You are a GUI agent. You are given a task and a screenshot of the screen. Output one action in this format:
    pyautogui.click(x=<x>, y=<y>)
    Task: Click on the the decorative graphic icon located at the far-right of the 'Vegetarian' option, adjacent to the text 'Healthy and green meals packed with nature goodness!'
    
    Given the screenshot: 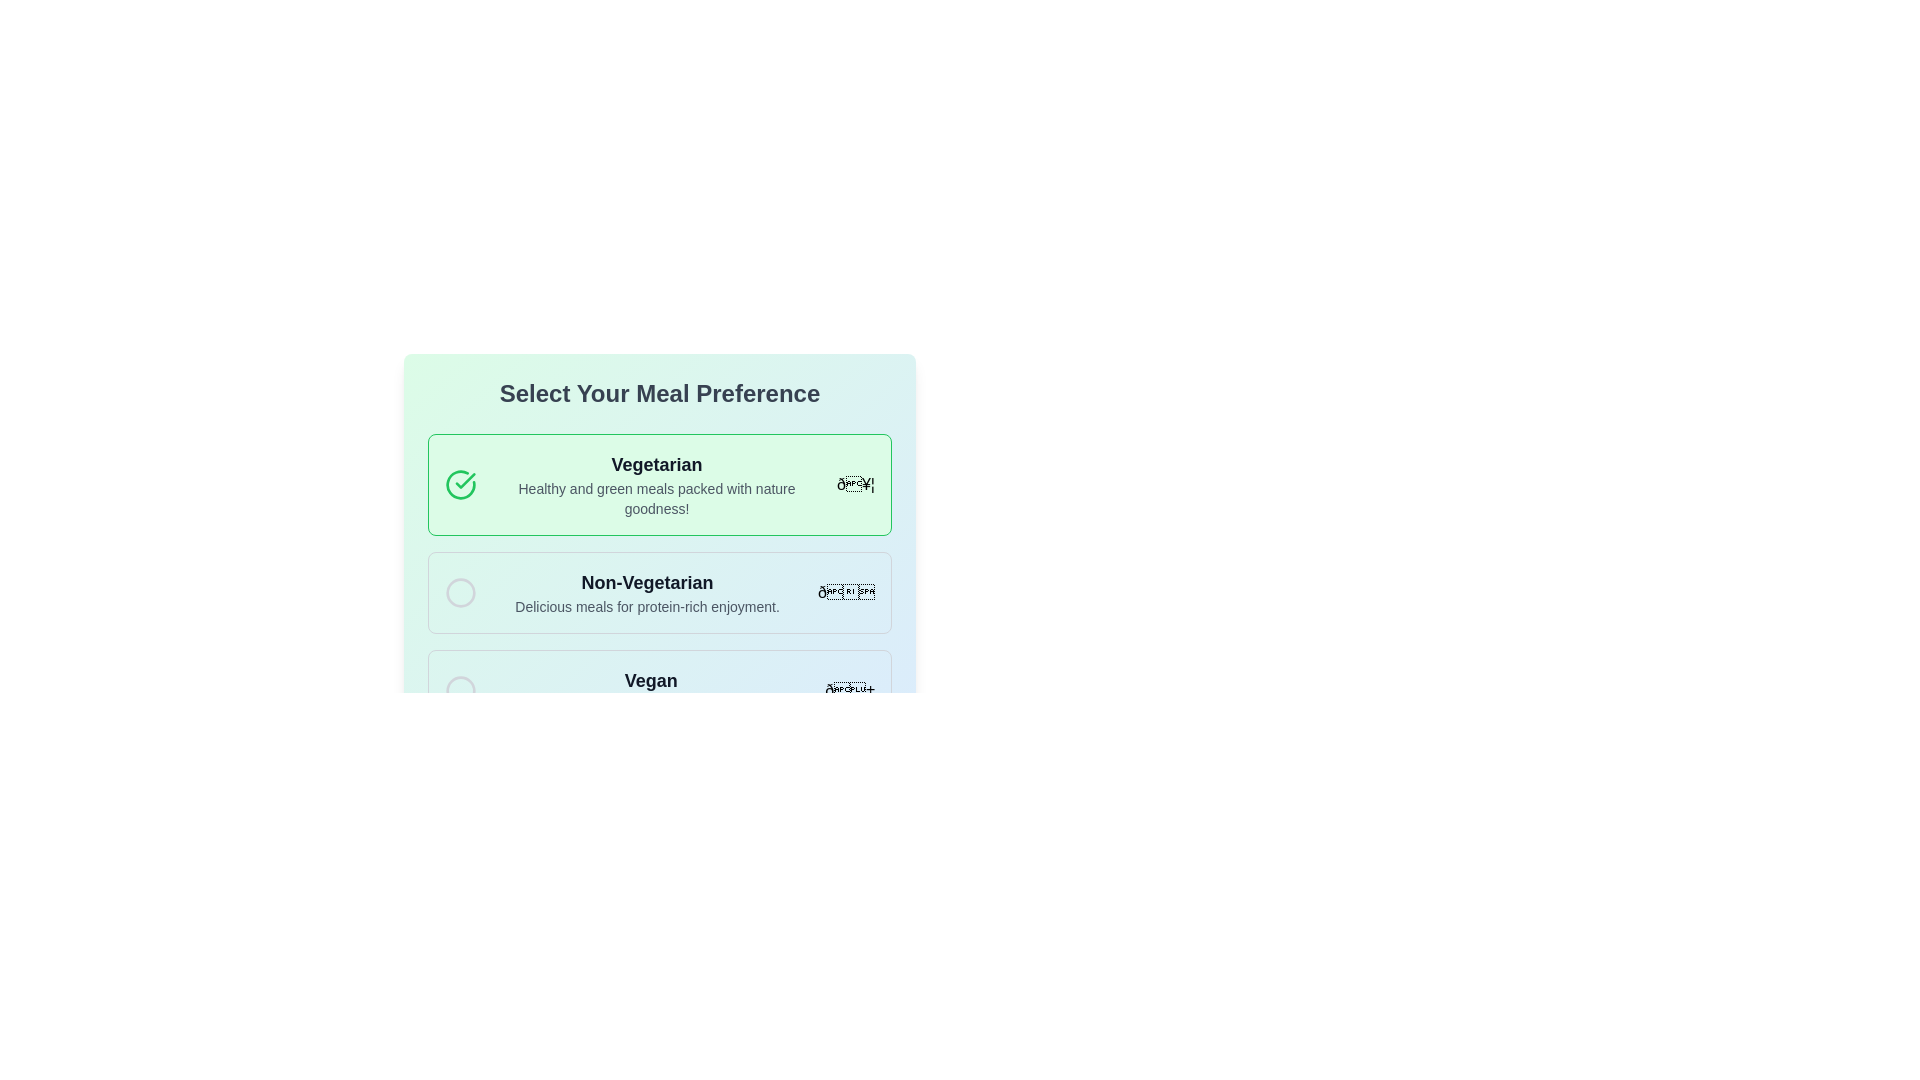 What is the action you would take?
    pyautogui.click(x=855, y=485)
    